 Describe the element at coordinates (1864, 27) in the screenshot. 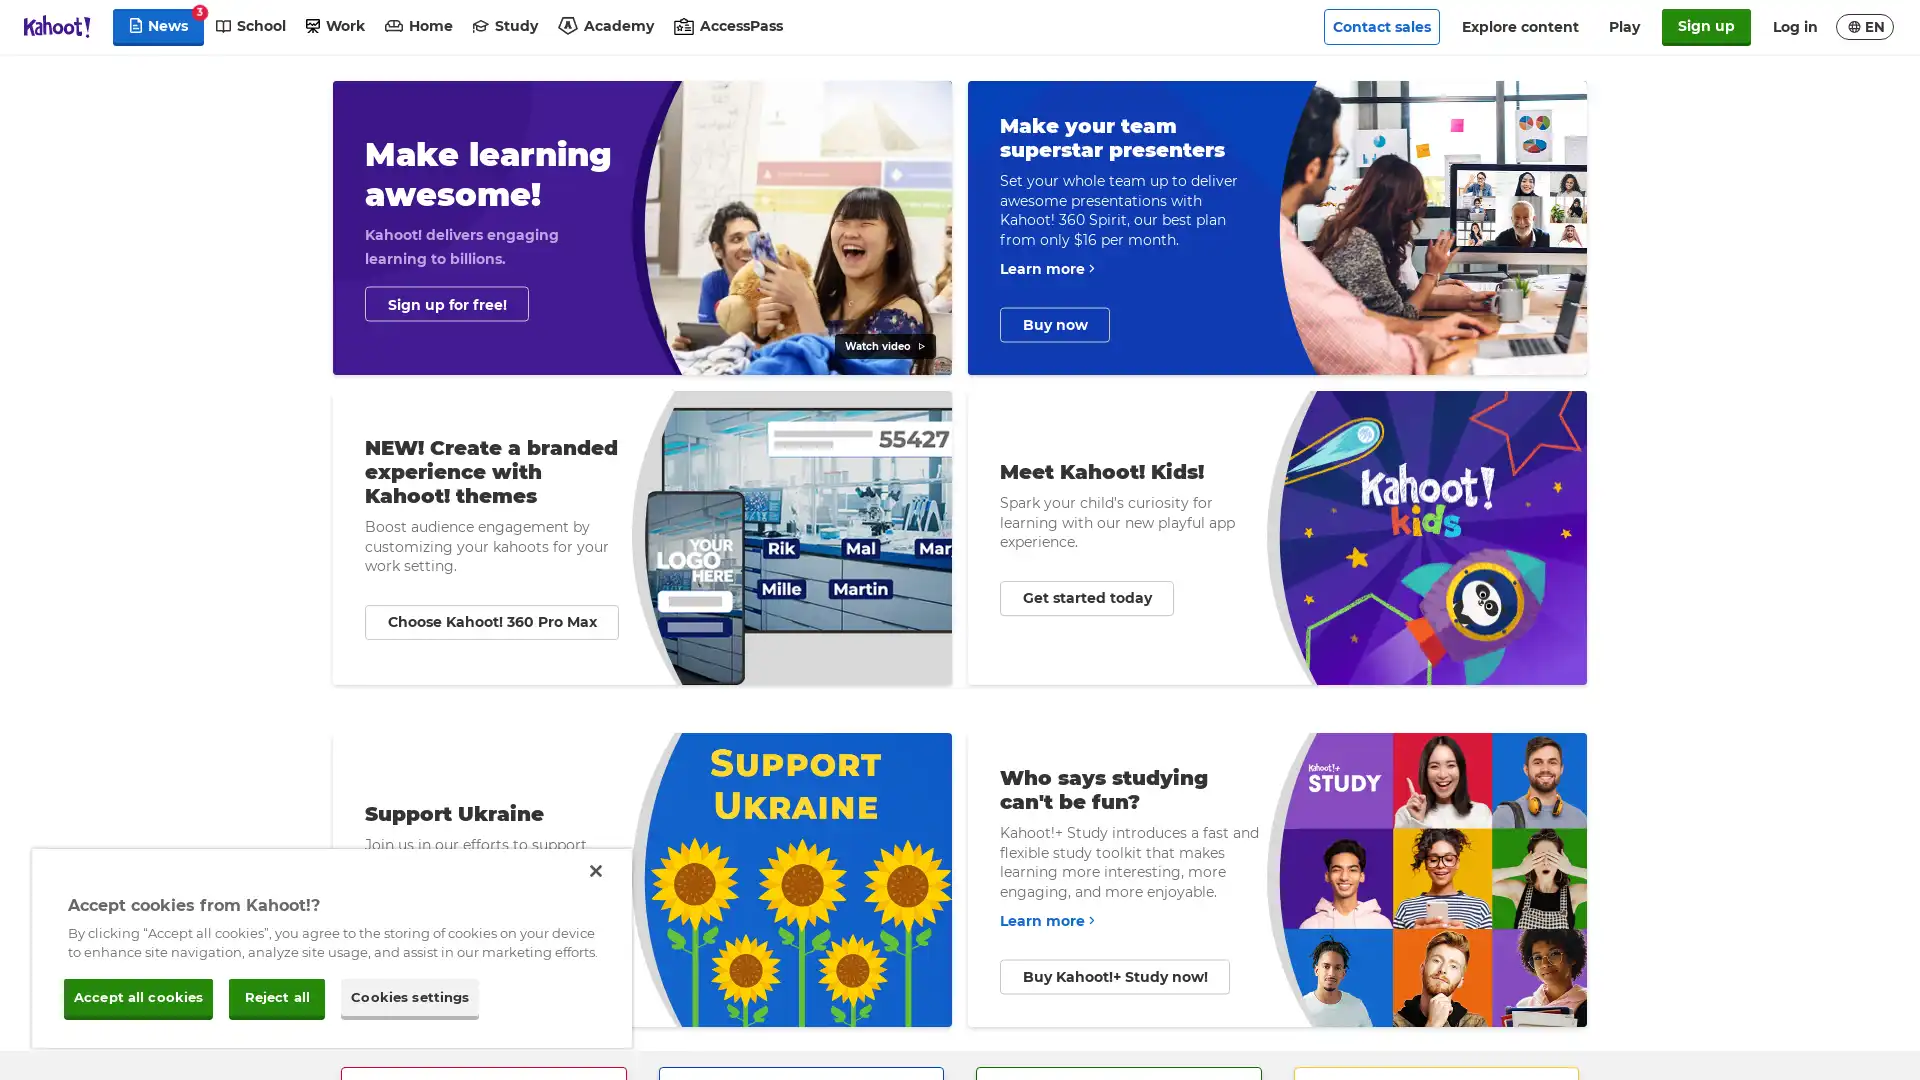

I see `Language switcher dropdown` at that location.